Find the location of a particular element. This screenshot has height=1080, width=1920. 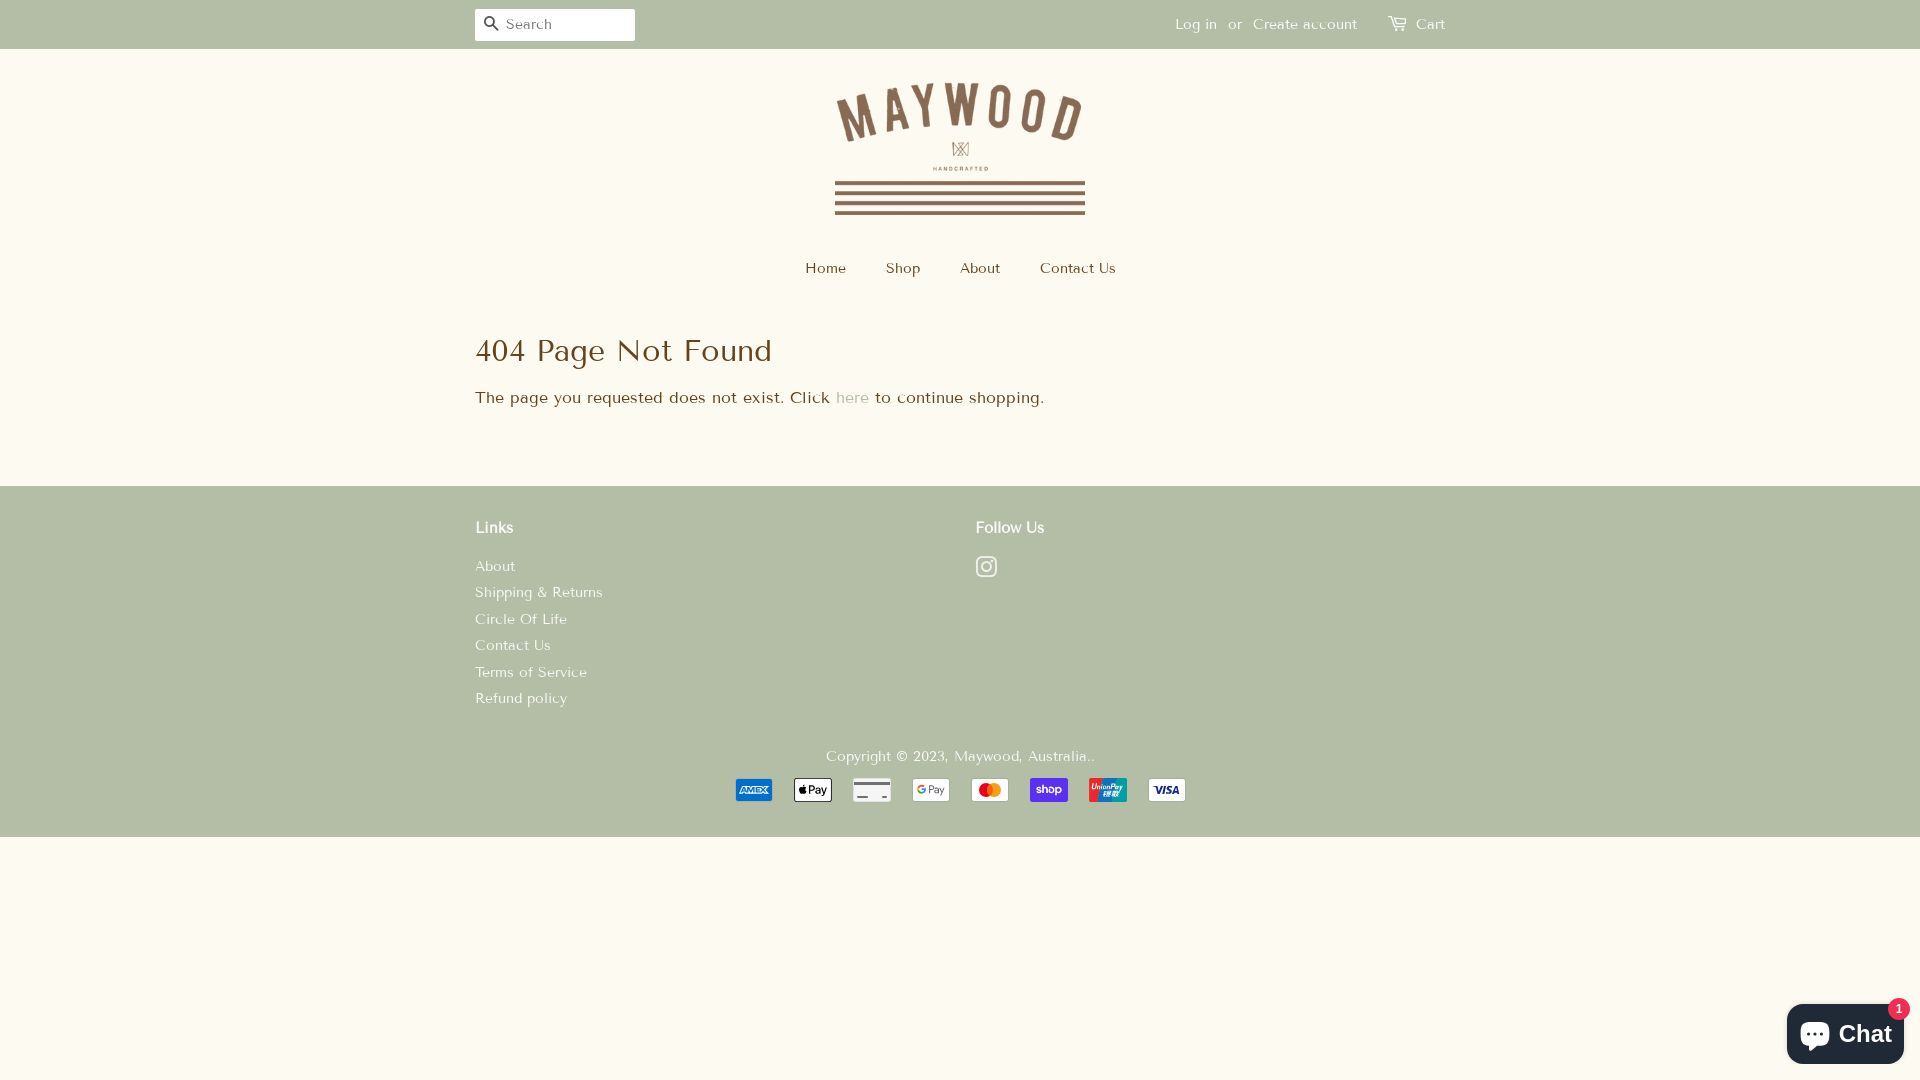

'Cart' is located at coordinates (1429, 24).